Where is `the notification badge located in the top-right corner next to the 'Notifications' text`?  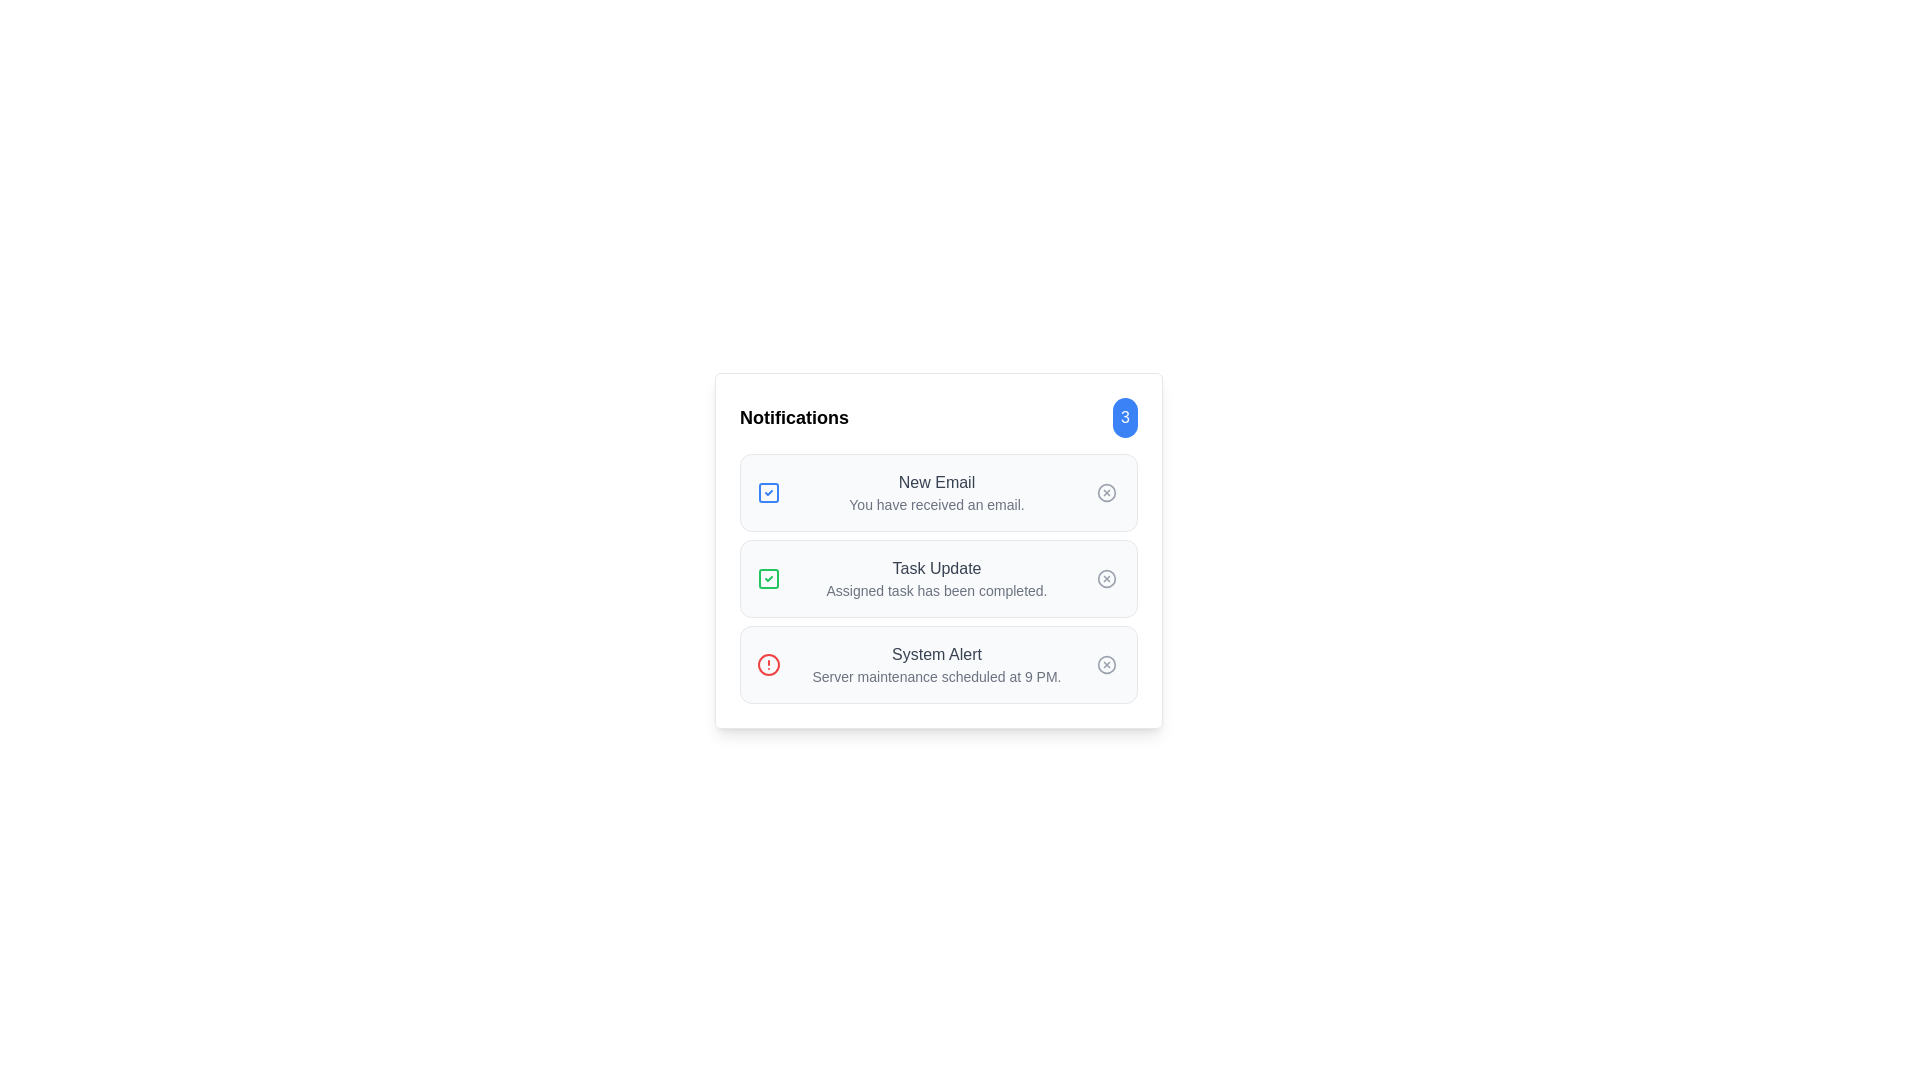
the notification badge located in the top-right corner next to the 'Notifications' text is located at coordinates (1125, 416).